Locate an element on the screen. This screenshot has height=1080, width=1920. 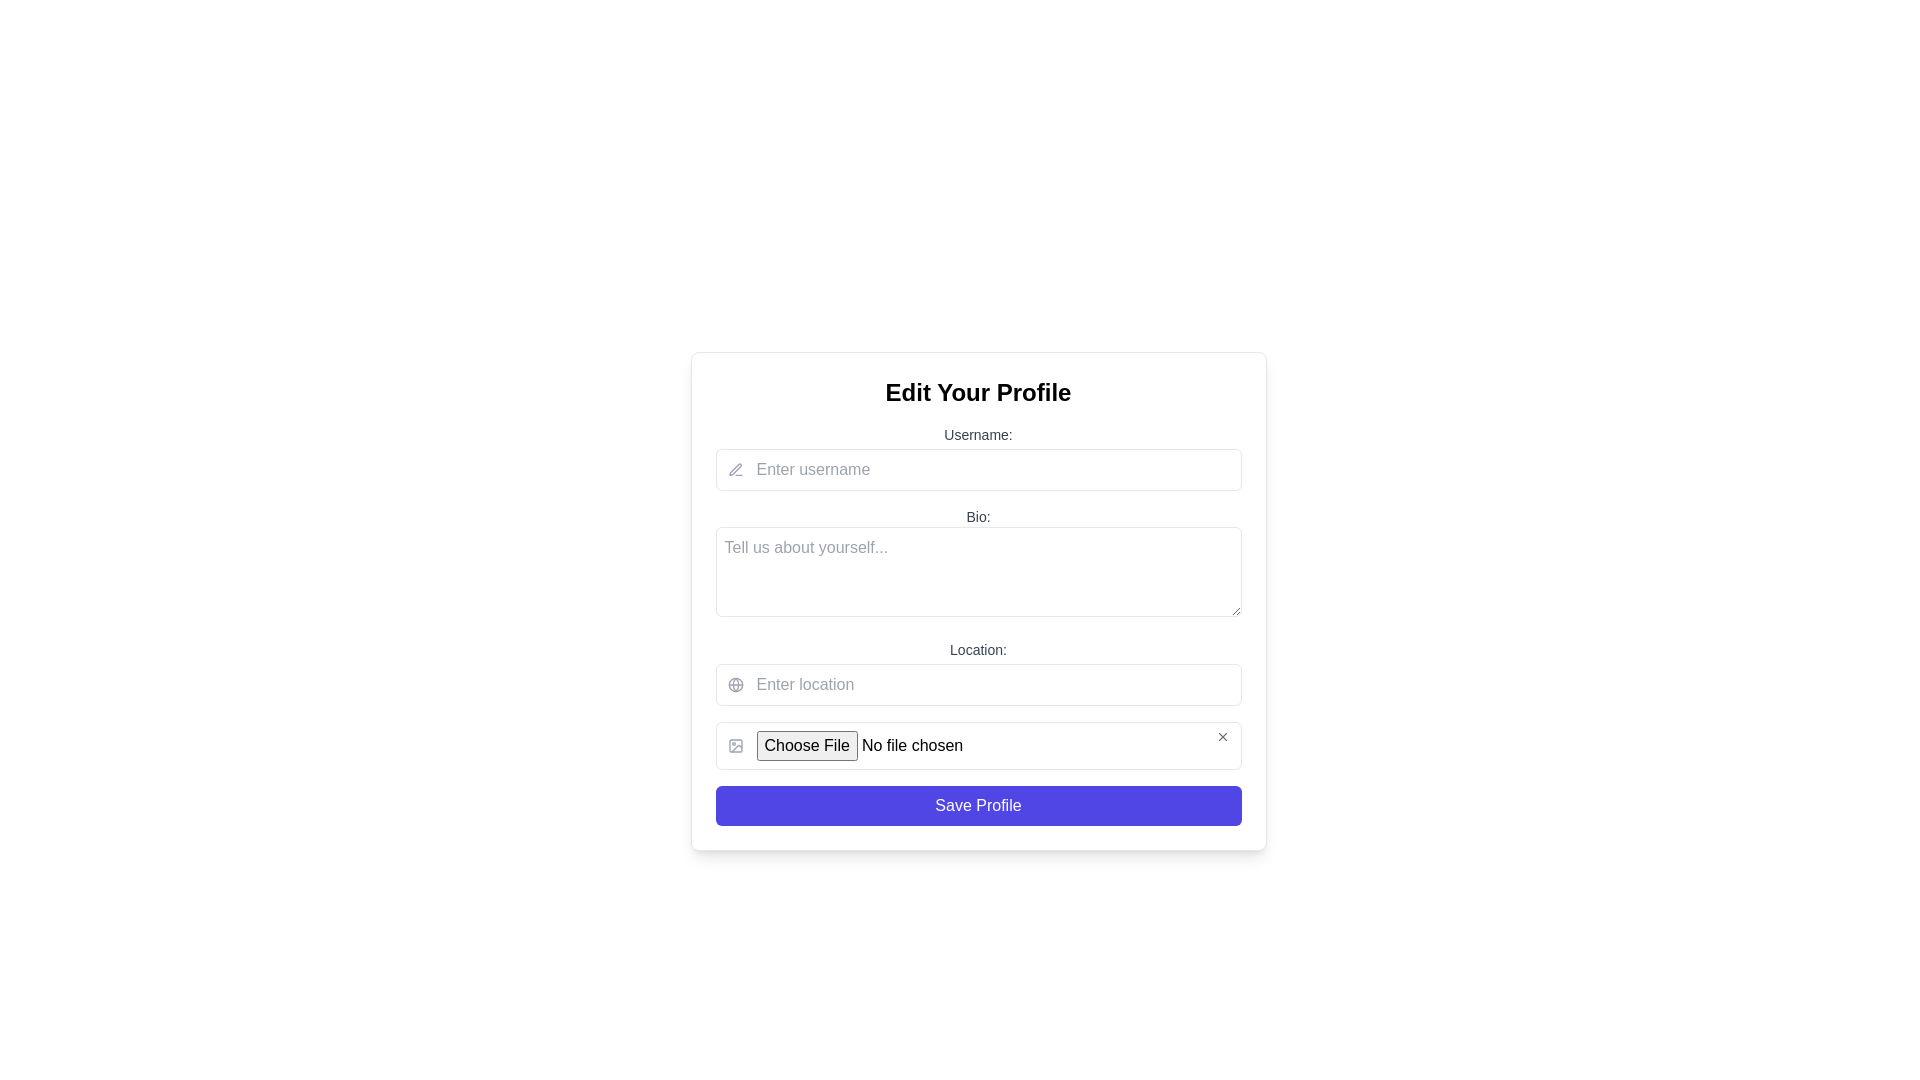
the decorative graphic element that indicates the 'Enter location' field, which is located within the globe icon to the left of the text input field is located at coordinates (734, 684).